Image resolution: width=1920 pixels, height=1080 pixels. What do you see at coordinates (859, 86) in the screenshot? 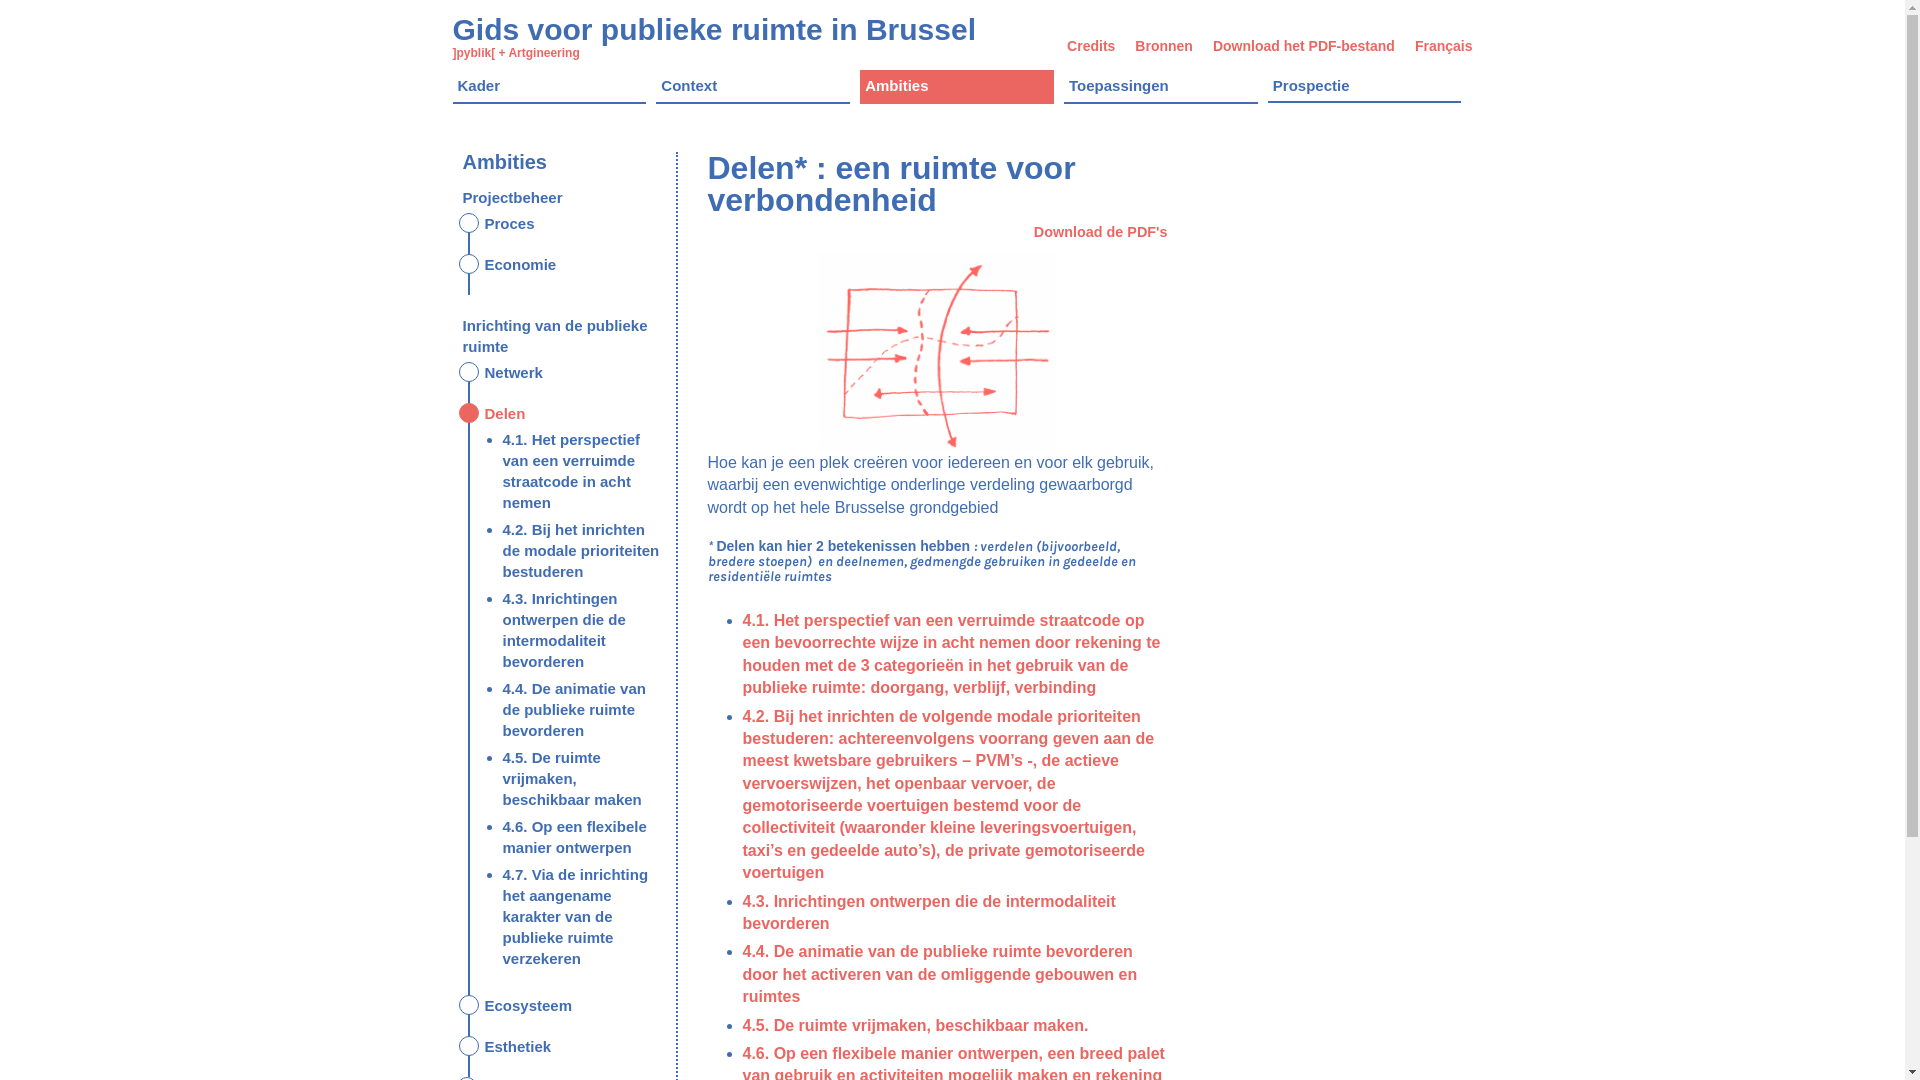
I see `'Ambities'` at bounding box center [859, 86].